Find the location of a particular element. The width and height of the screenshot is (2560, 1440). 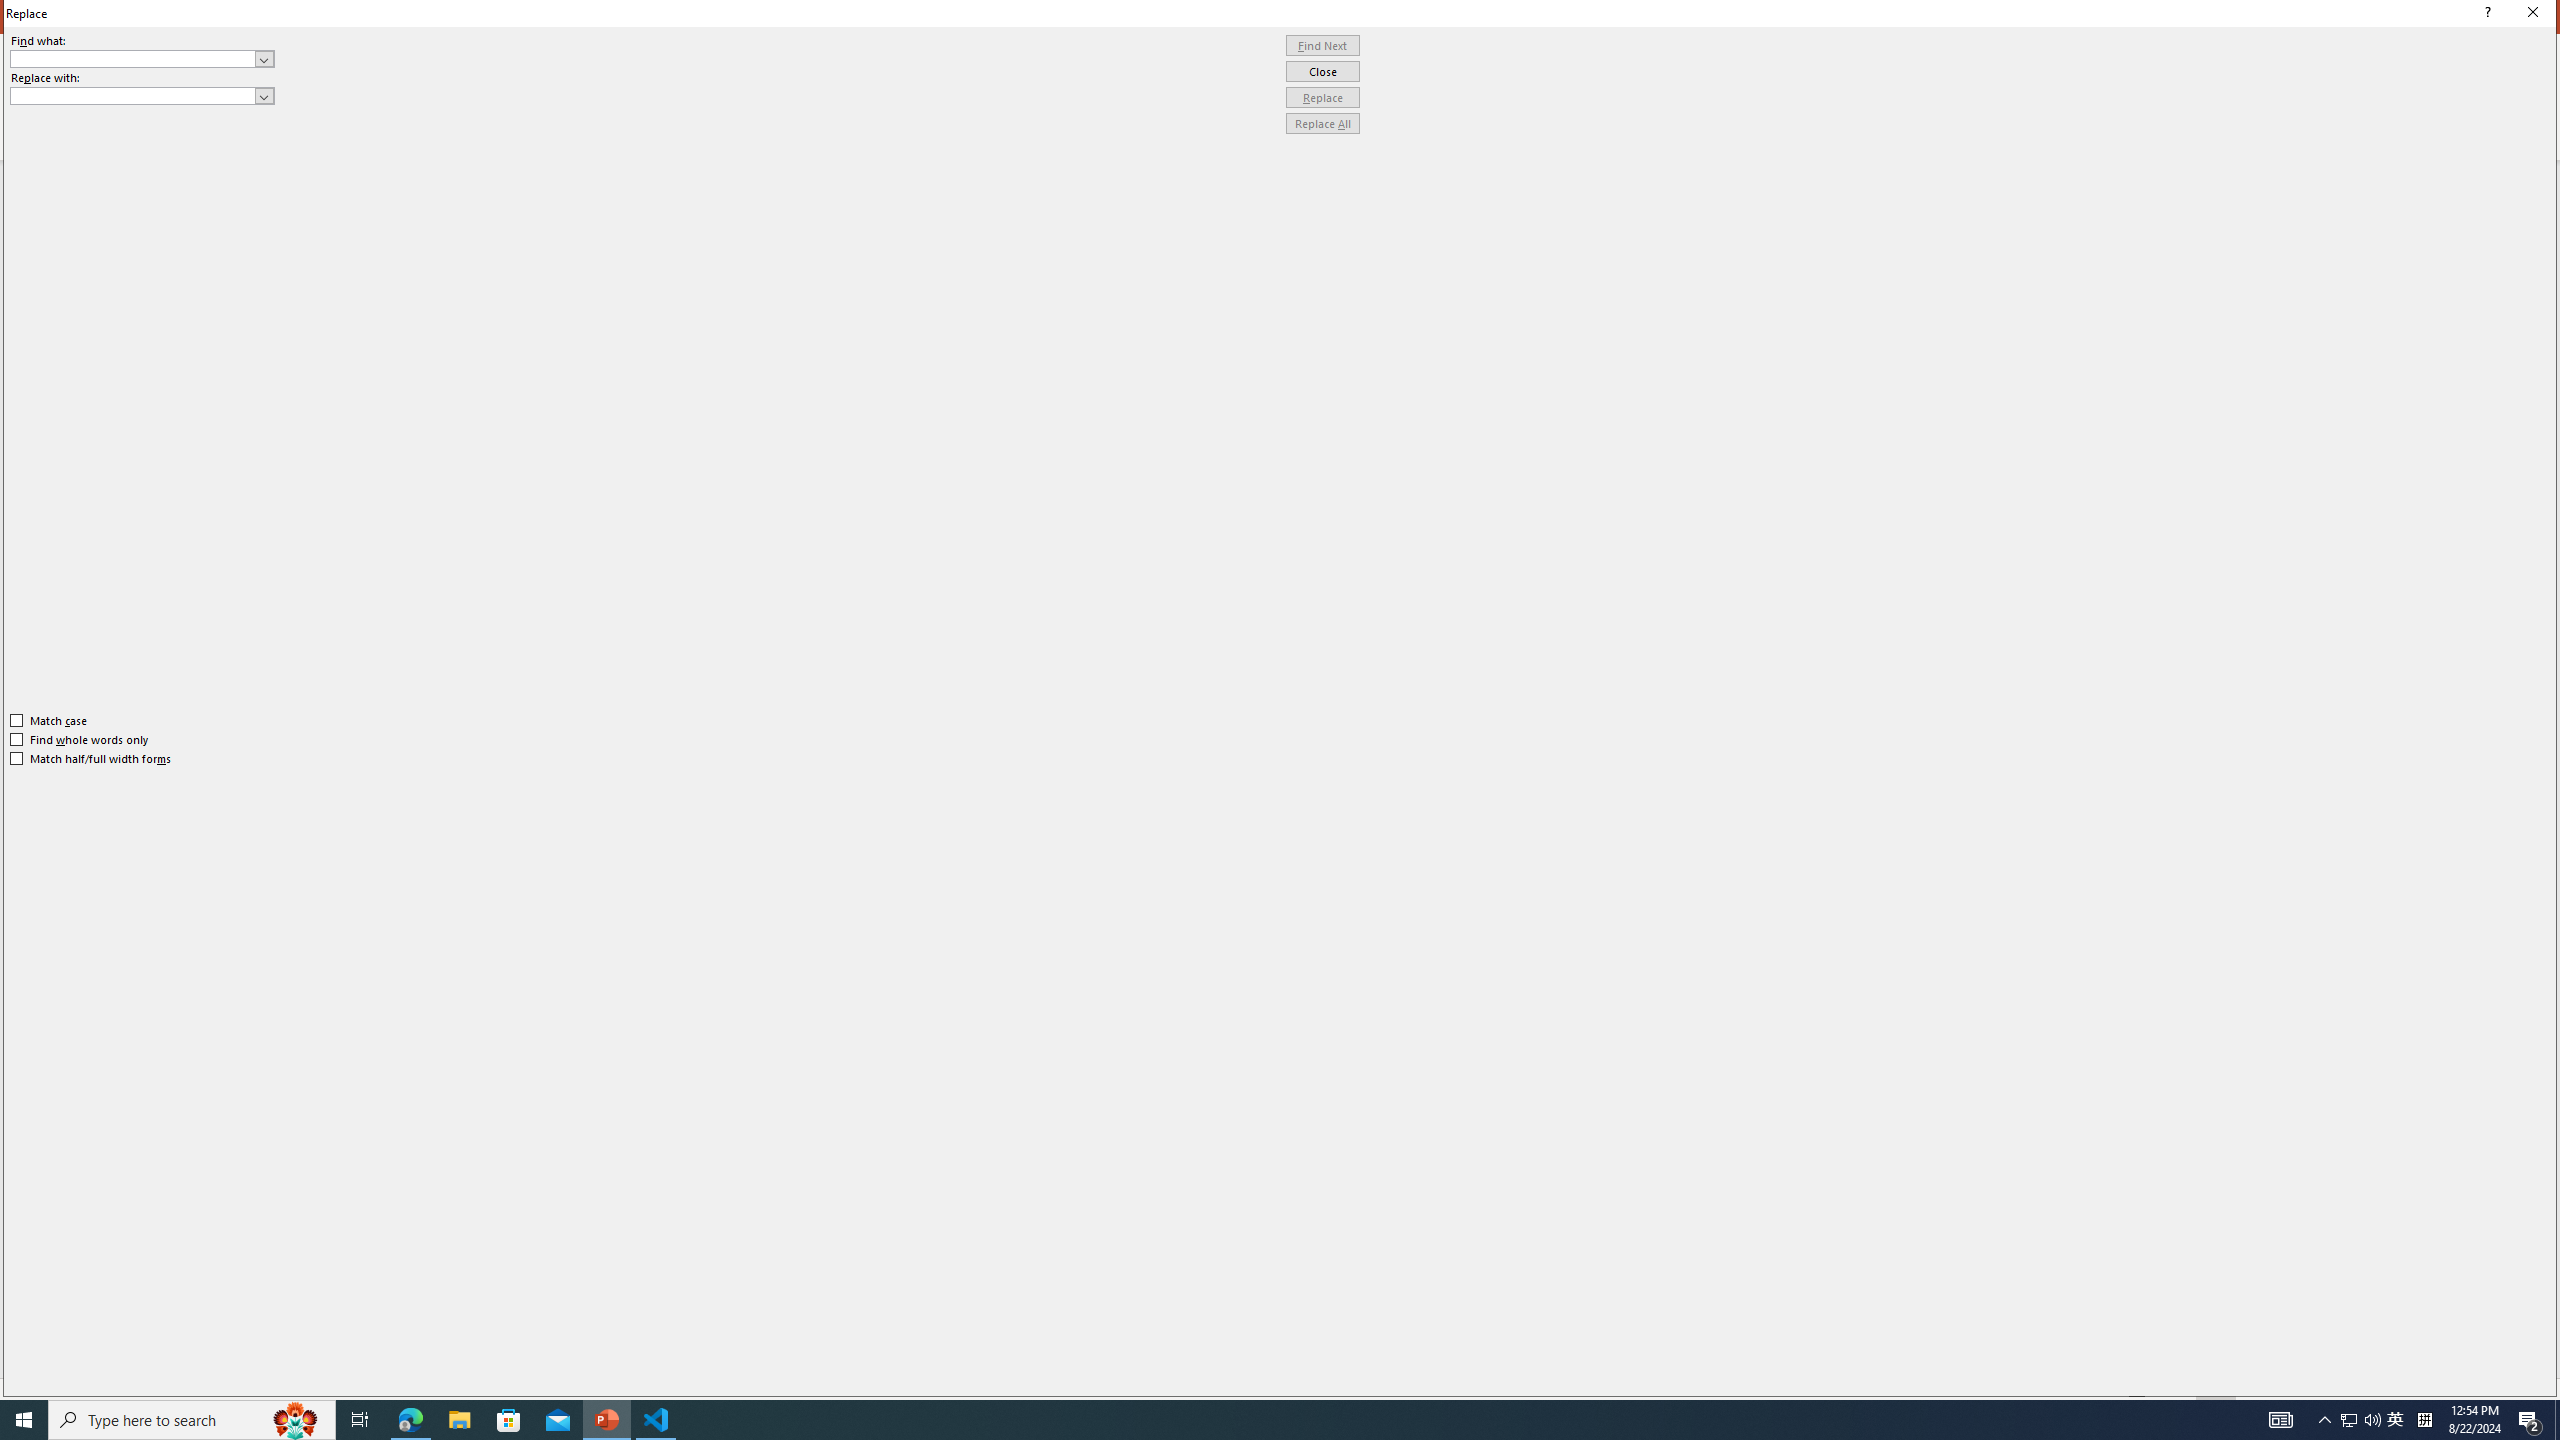

'Replace' is located at coordinates (1322, 96).